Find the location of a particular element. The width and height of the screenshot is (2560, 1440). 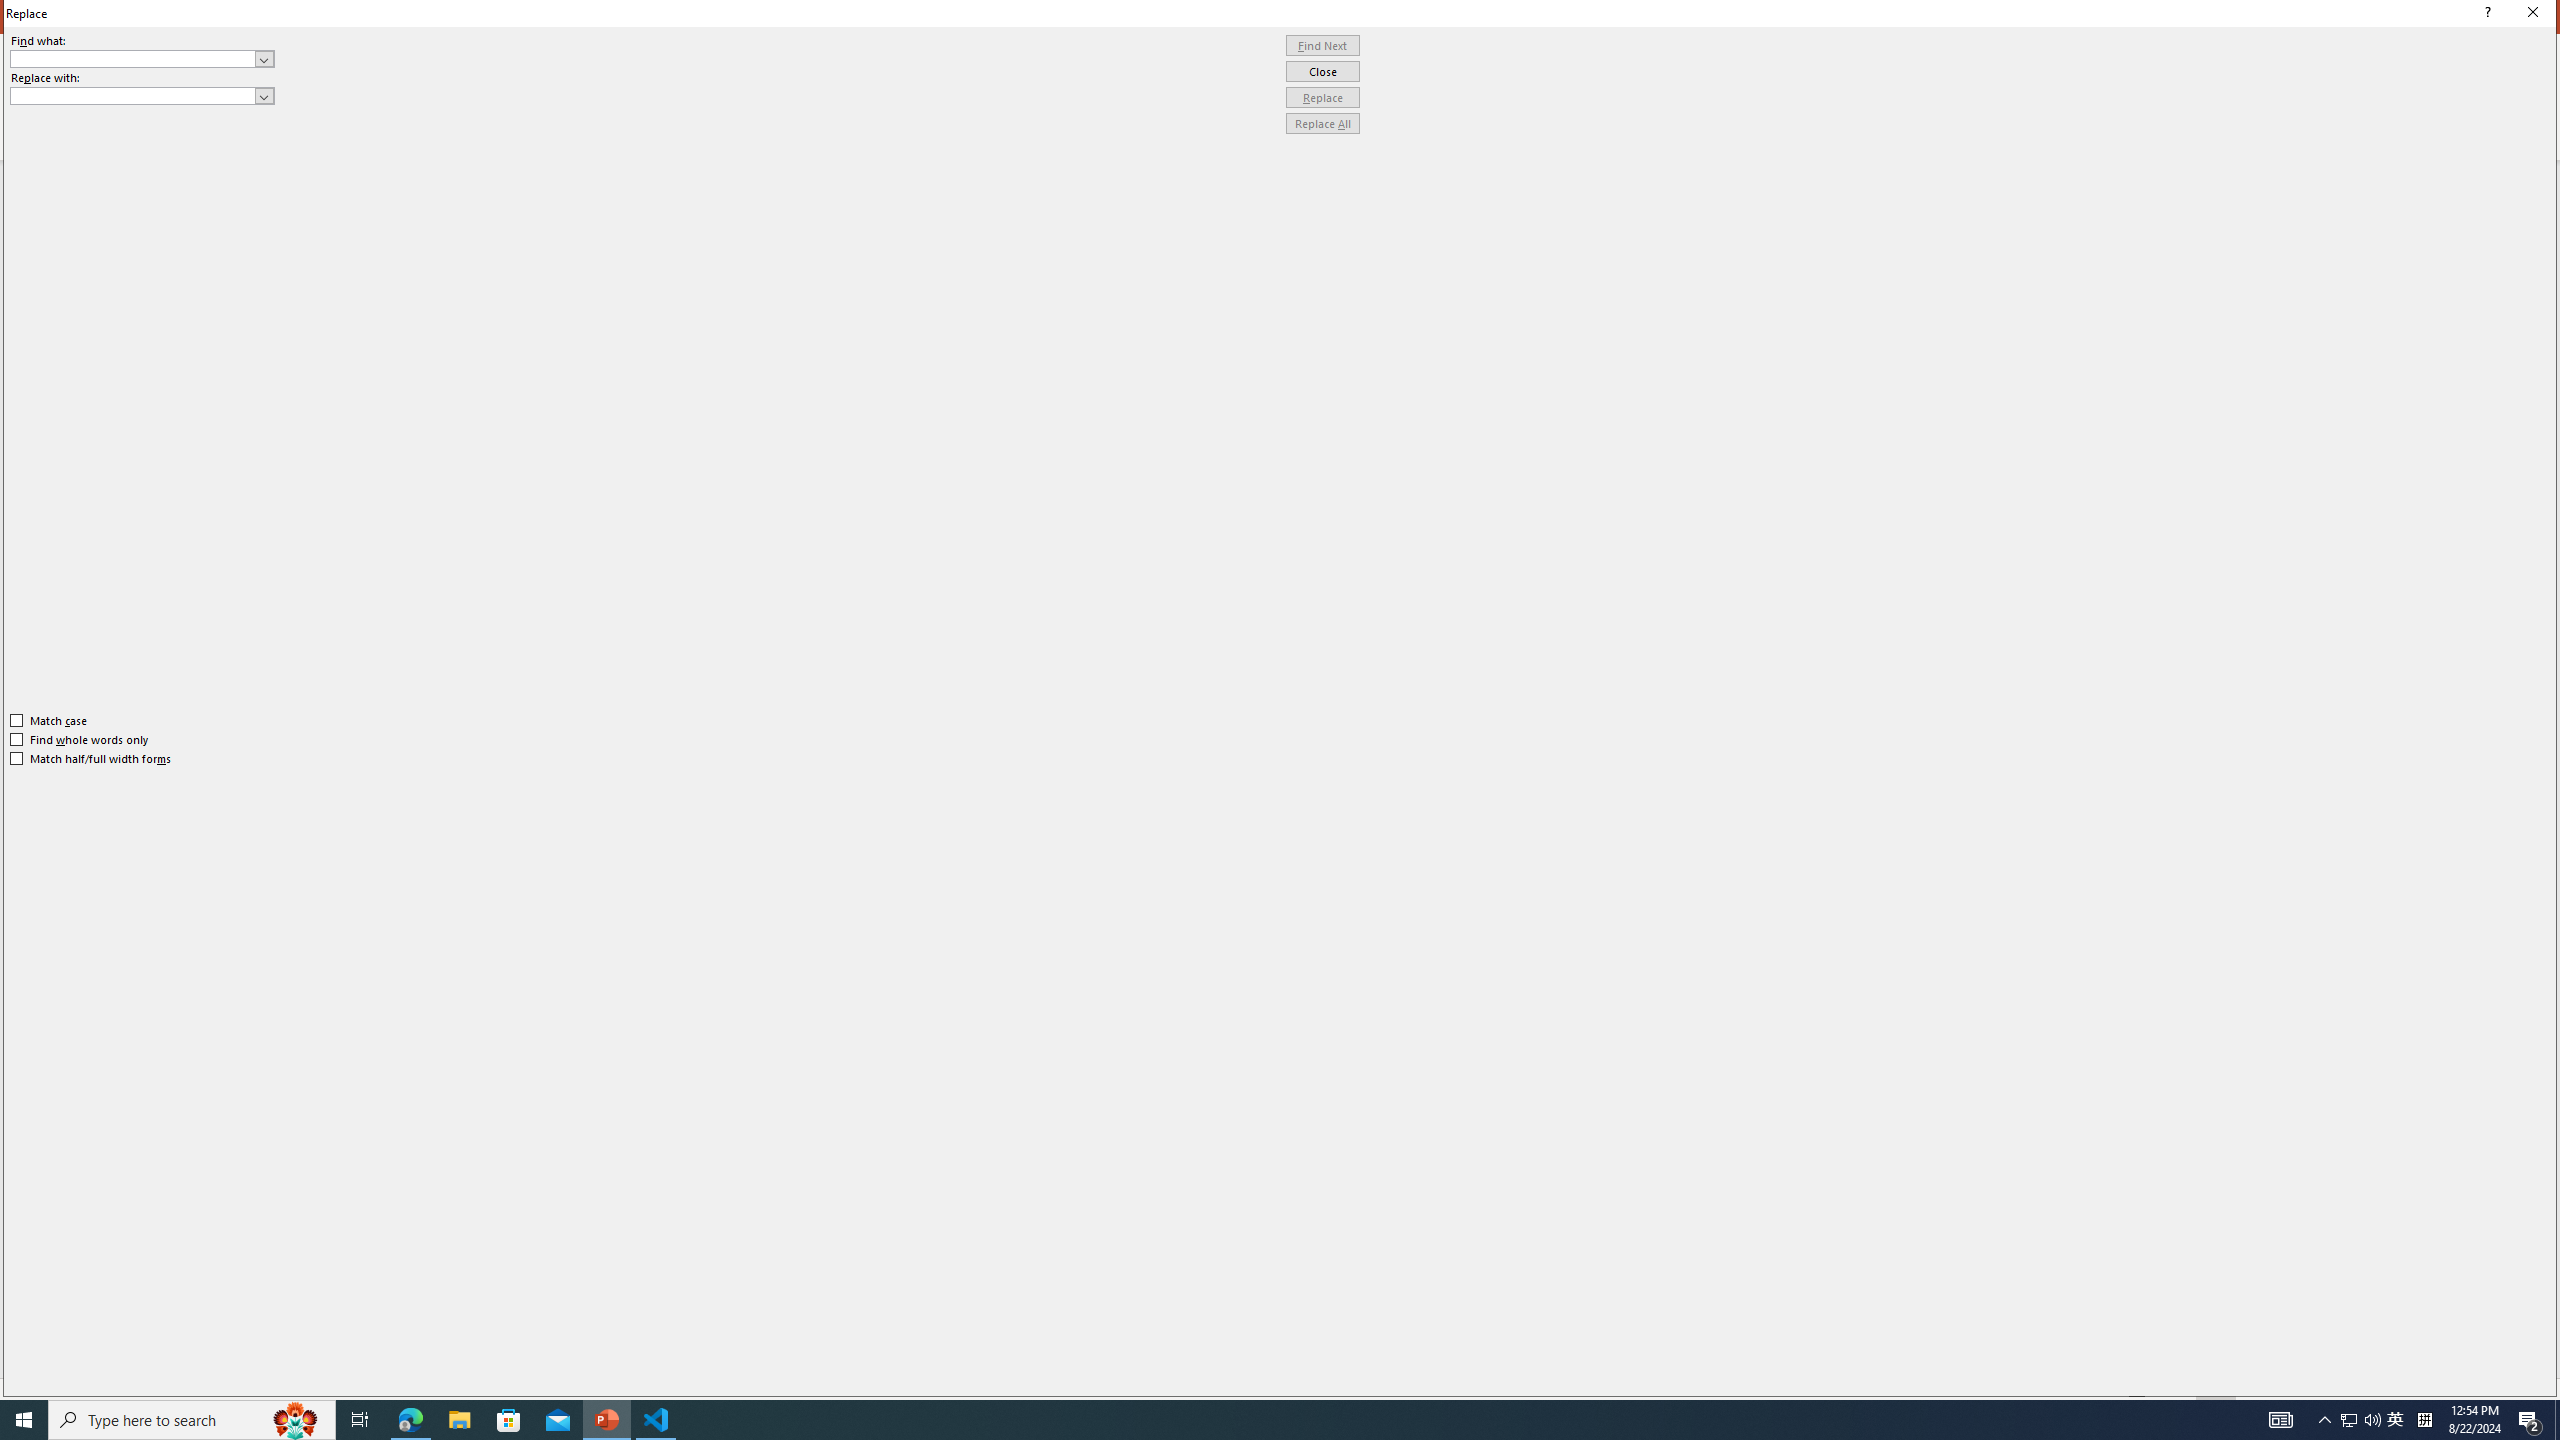

'Replace' is located at coordinates (1322, 96).